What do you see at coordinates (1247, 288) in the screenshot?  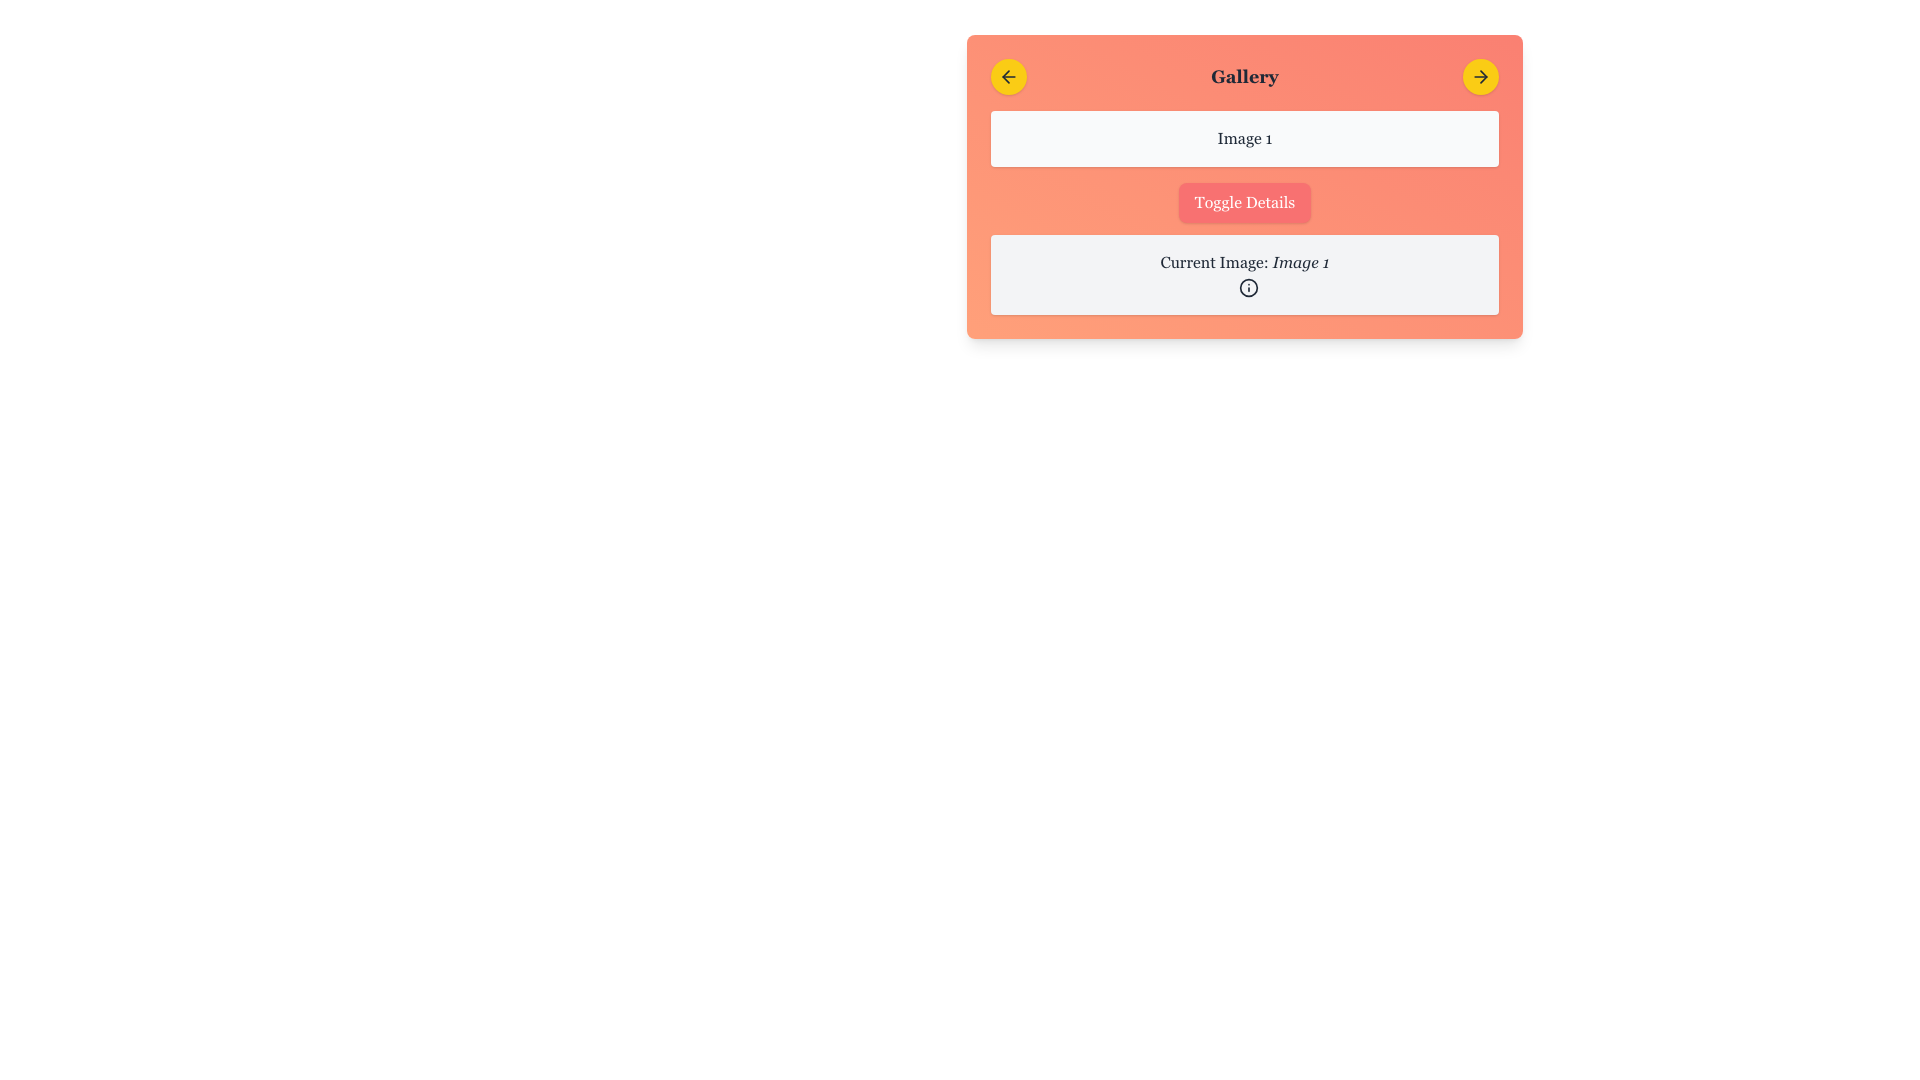 I see `the icon representing additional information located to the right of the label 'Current Image: Image 1'` at bounding box center [1247, 288].